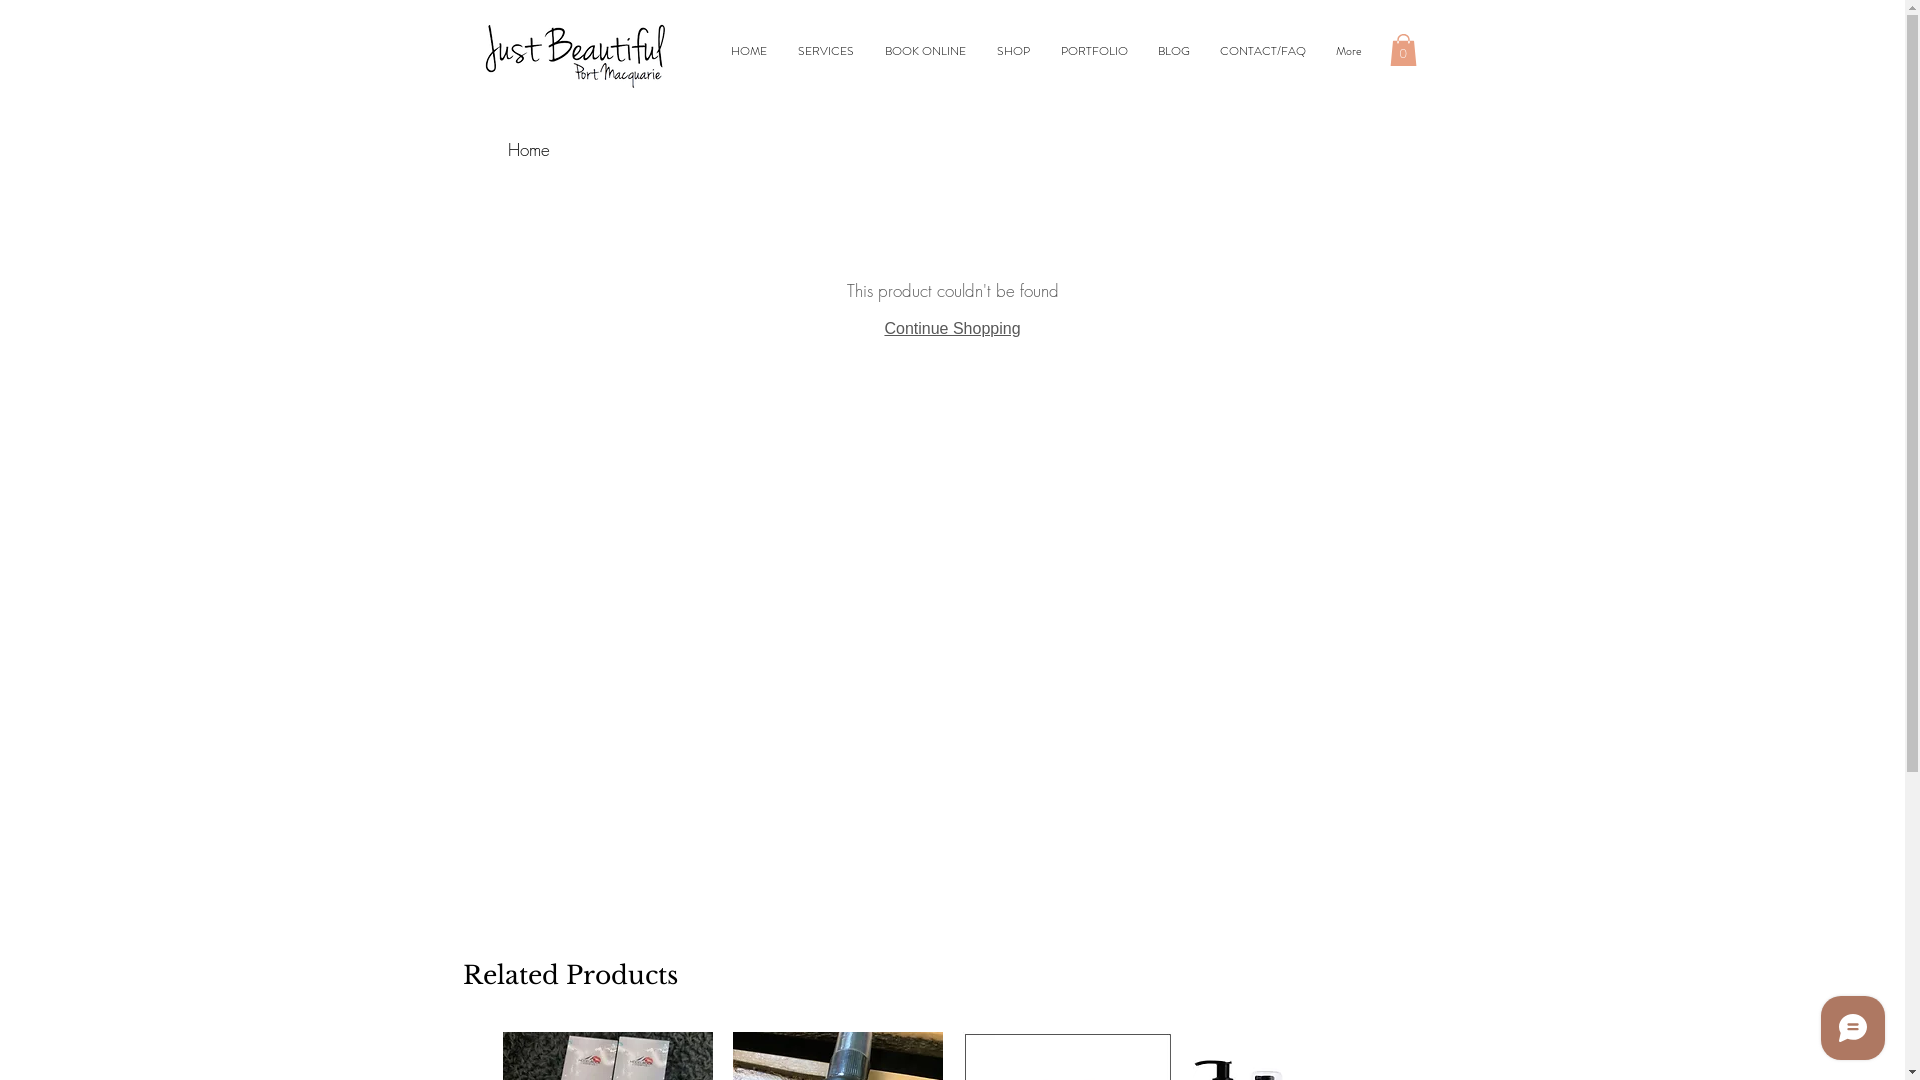 The width and height of the screenshot is (1920, 1080). I want to click on 'PORTFOLIO', so click(1093, 49).